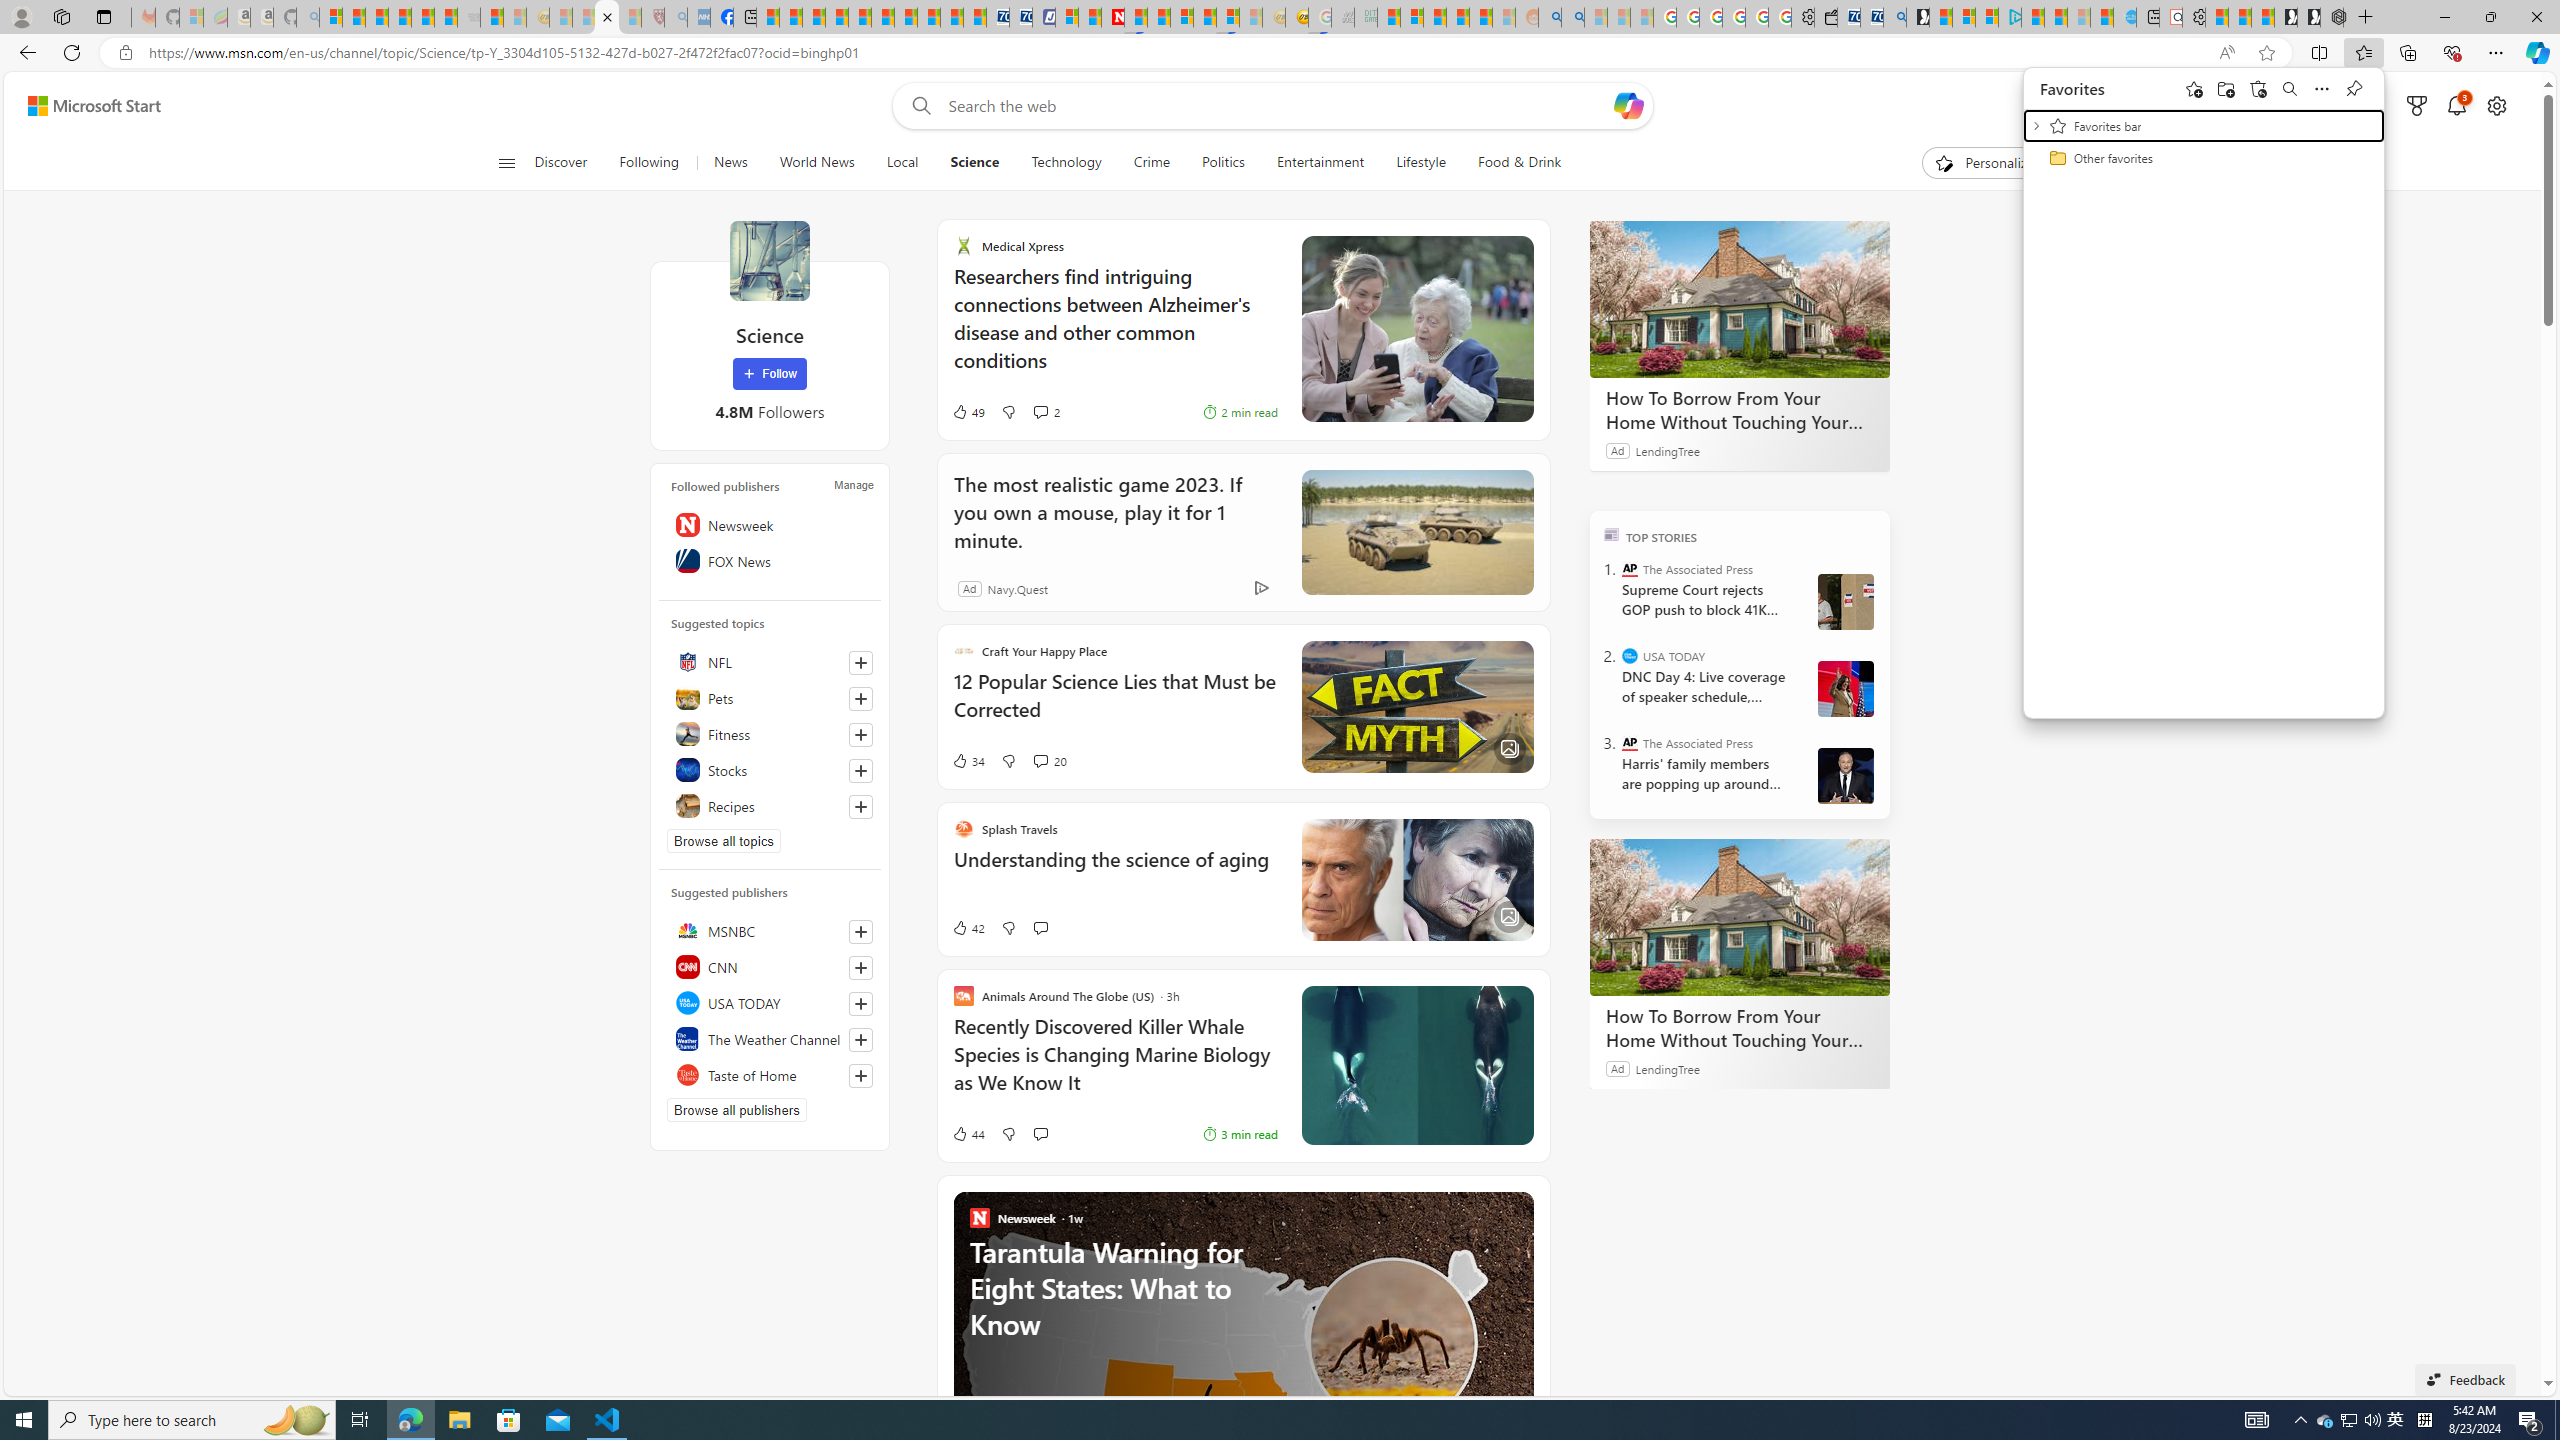 Image resolution: width=2560 pixels, height=1440 pixels. What do you see at coordinates (2255, 1418) in the screenshot?
I see `'AutomationID: 4105'` at bounding box center [2255, 1418].